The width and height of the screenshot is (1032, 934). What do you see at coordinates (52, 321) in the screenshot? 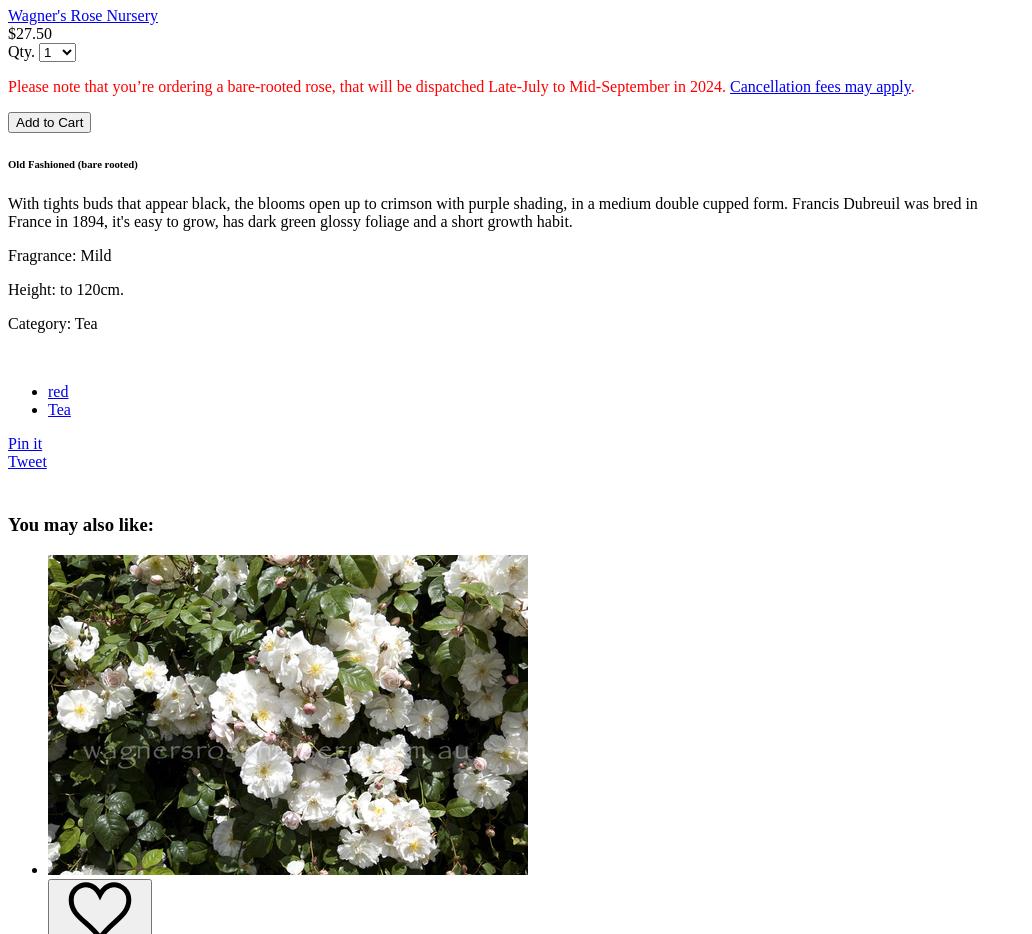
I see `'Category: Tea'` at bounding box center [52, 321].